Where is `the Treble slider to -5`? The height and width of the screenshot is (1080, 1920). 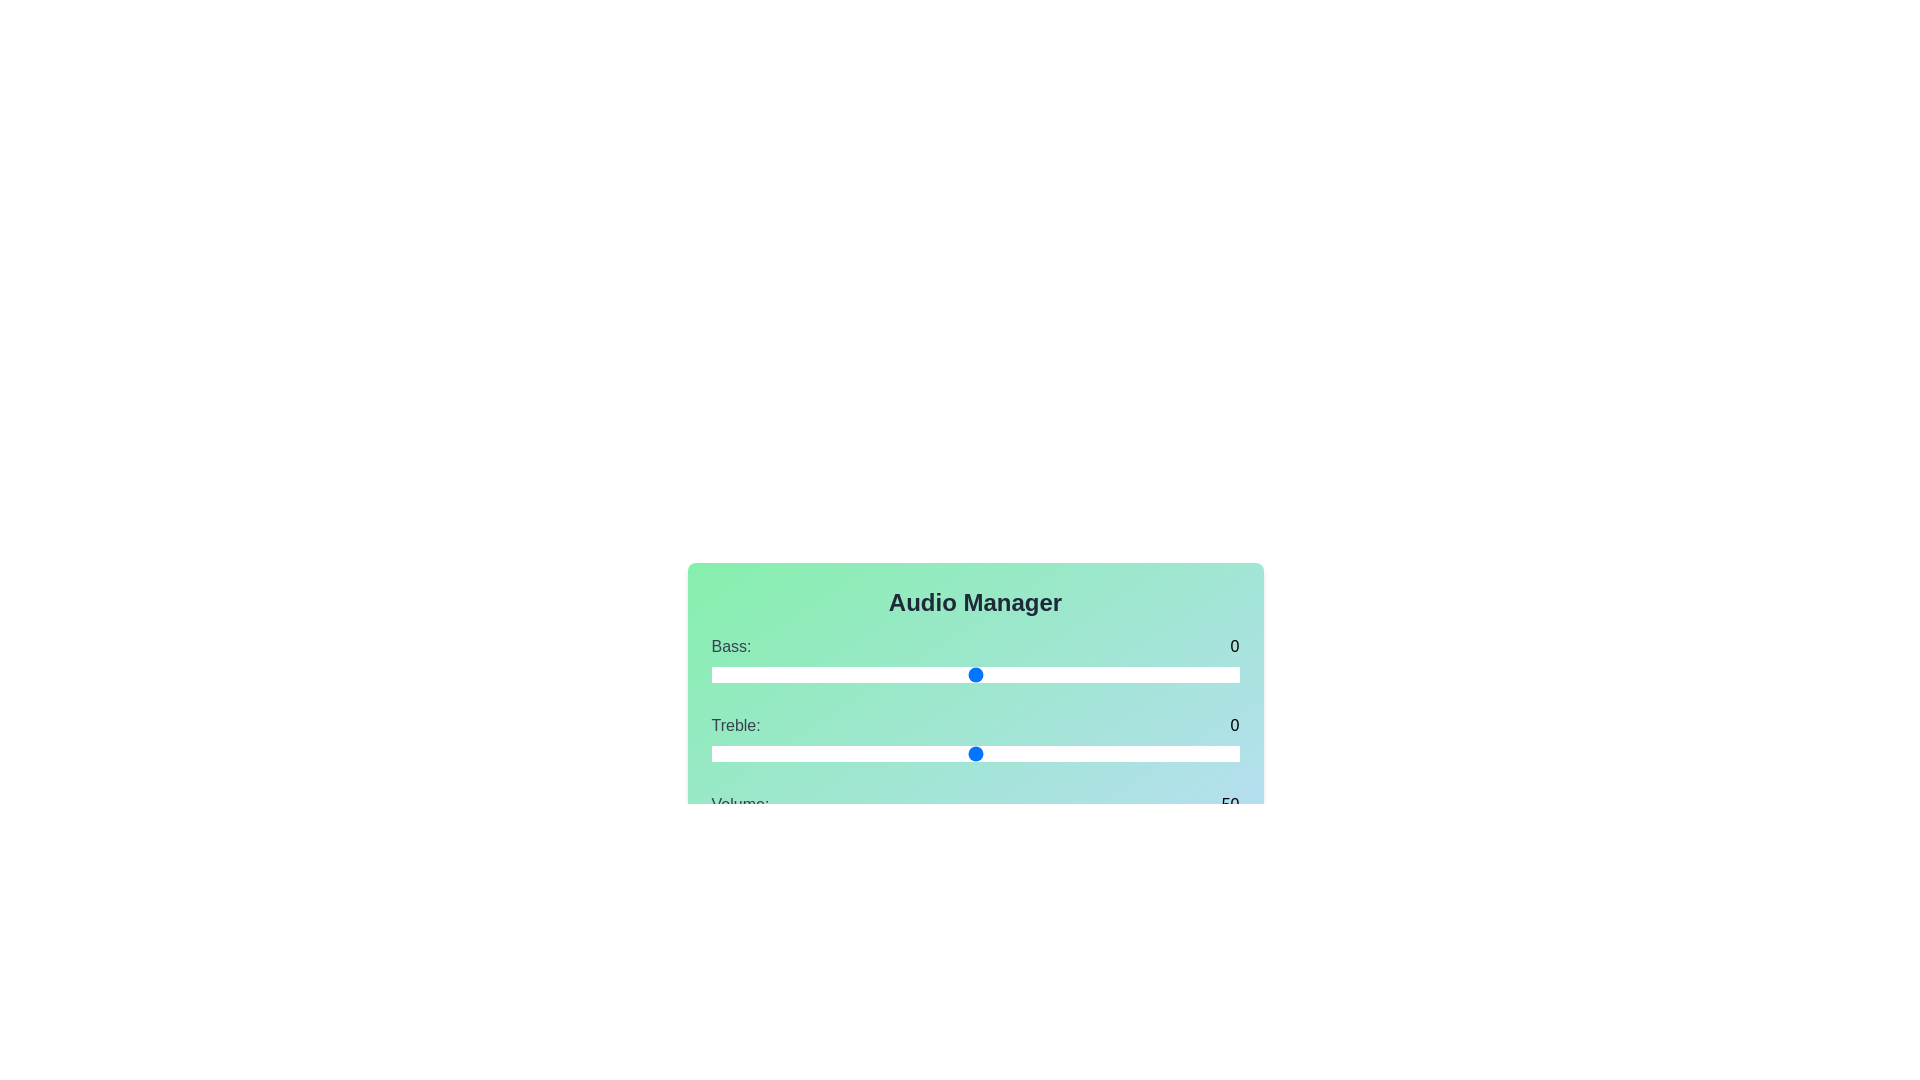 the Treble slider to -5 is located at coordinates (843, 753).